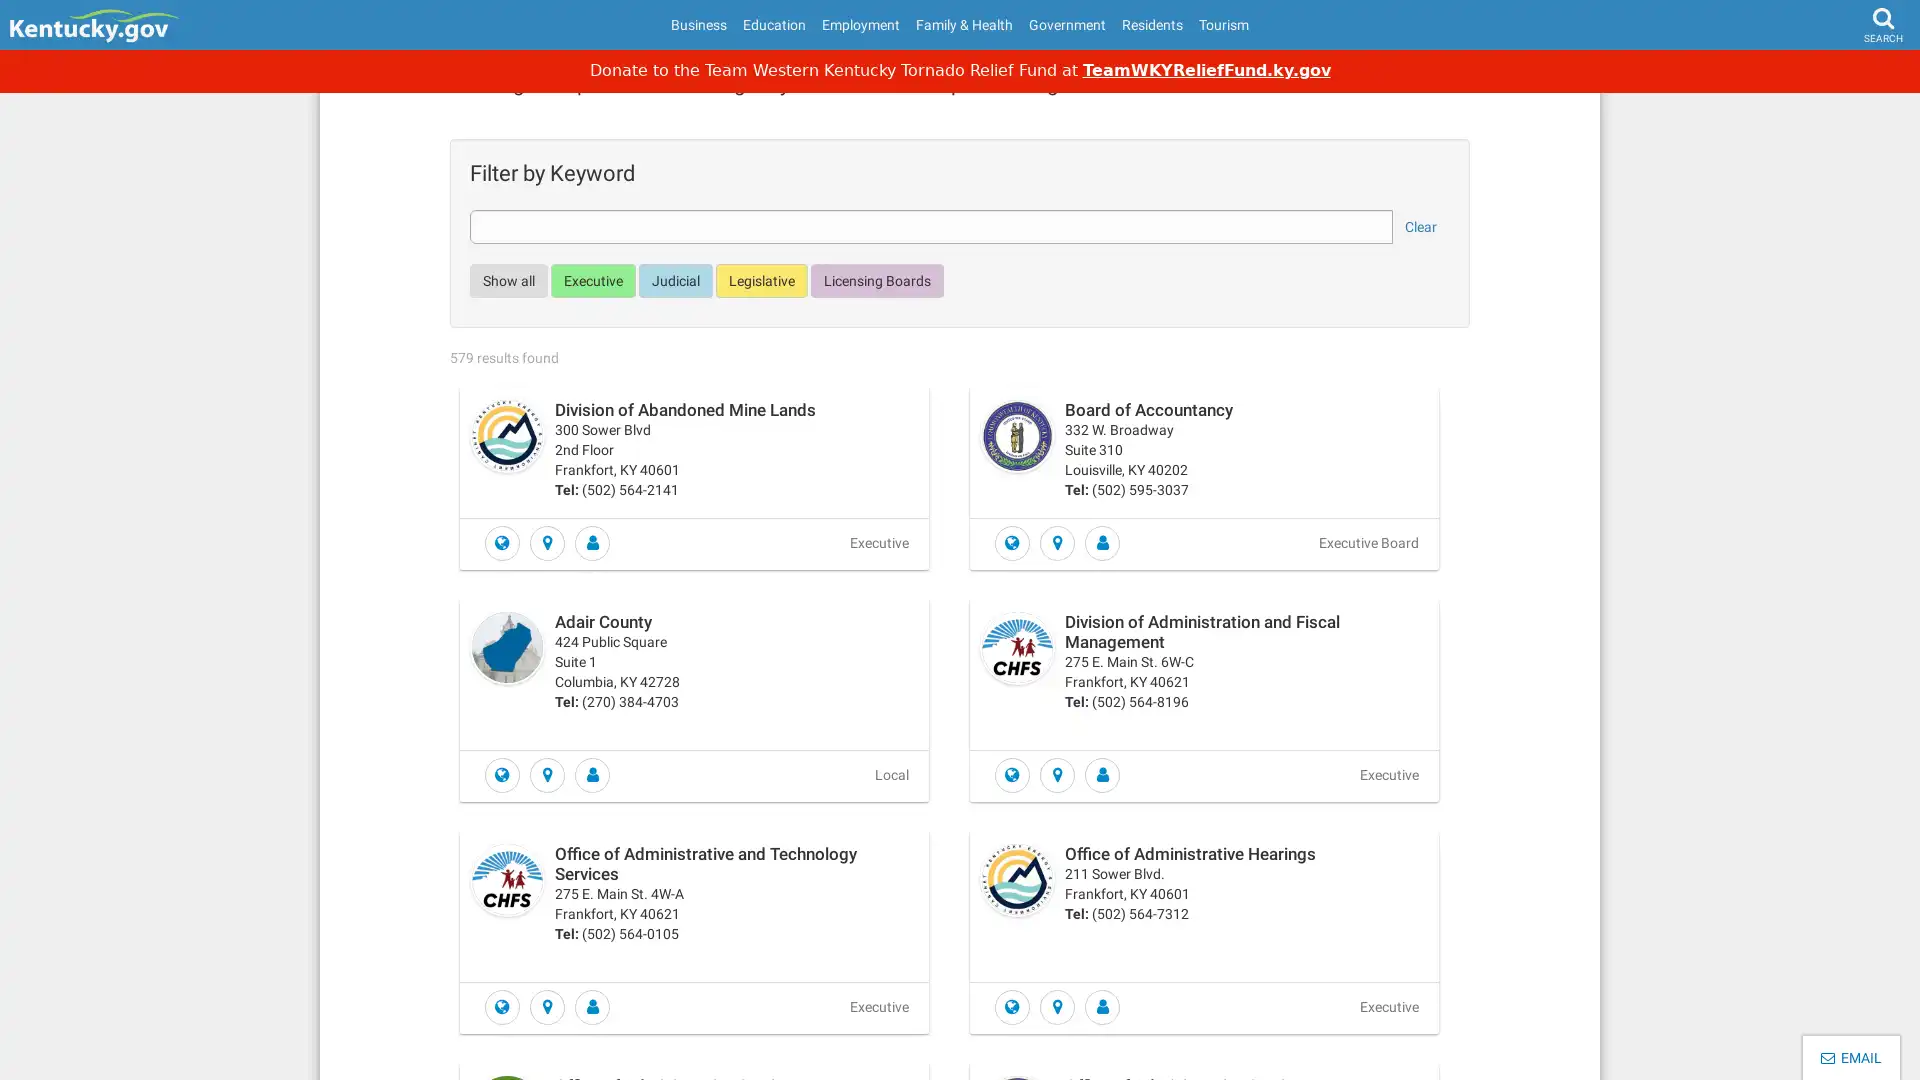  Describe the element at coordinates (1419, 226) in the screenshot. I see `Clear` at that location.